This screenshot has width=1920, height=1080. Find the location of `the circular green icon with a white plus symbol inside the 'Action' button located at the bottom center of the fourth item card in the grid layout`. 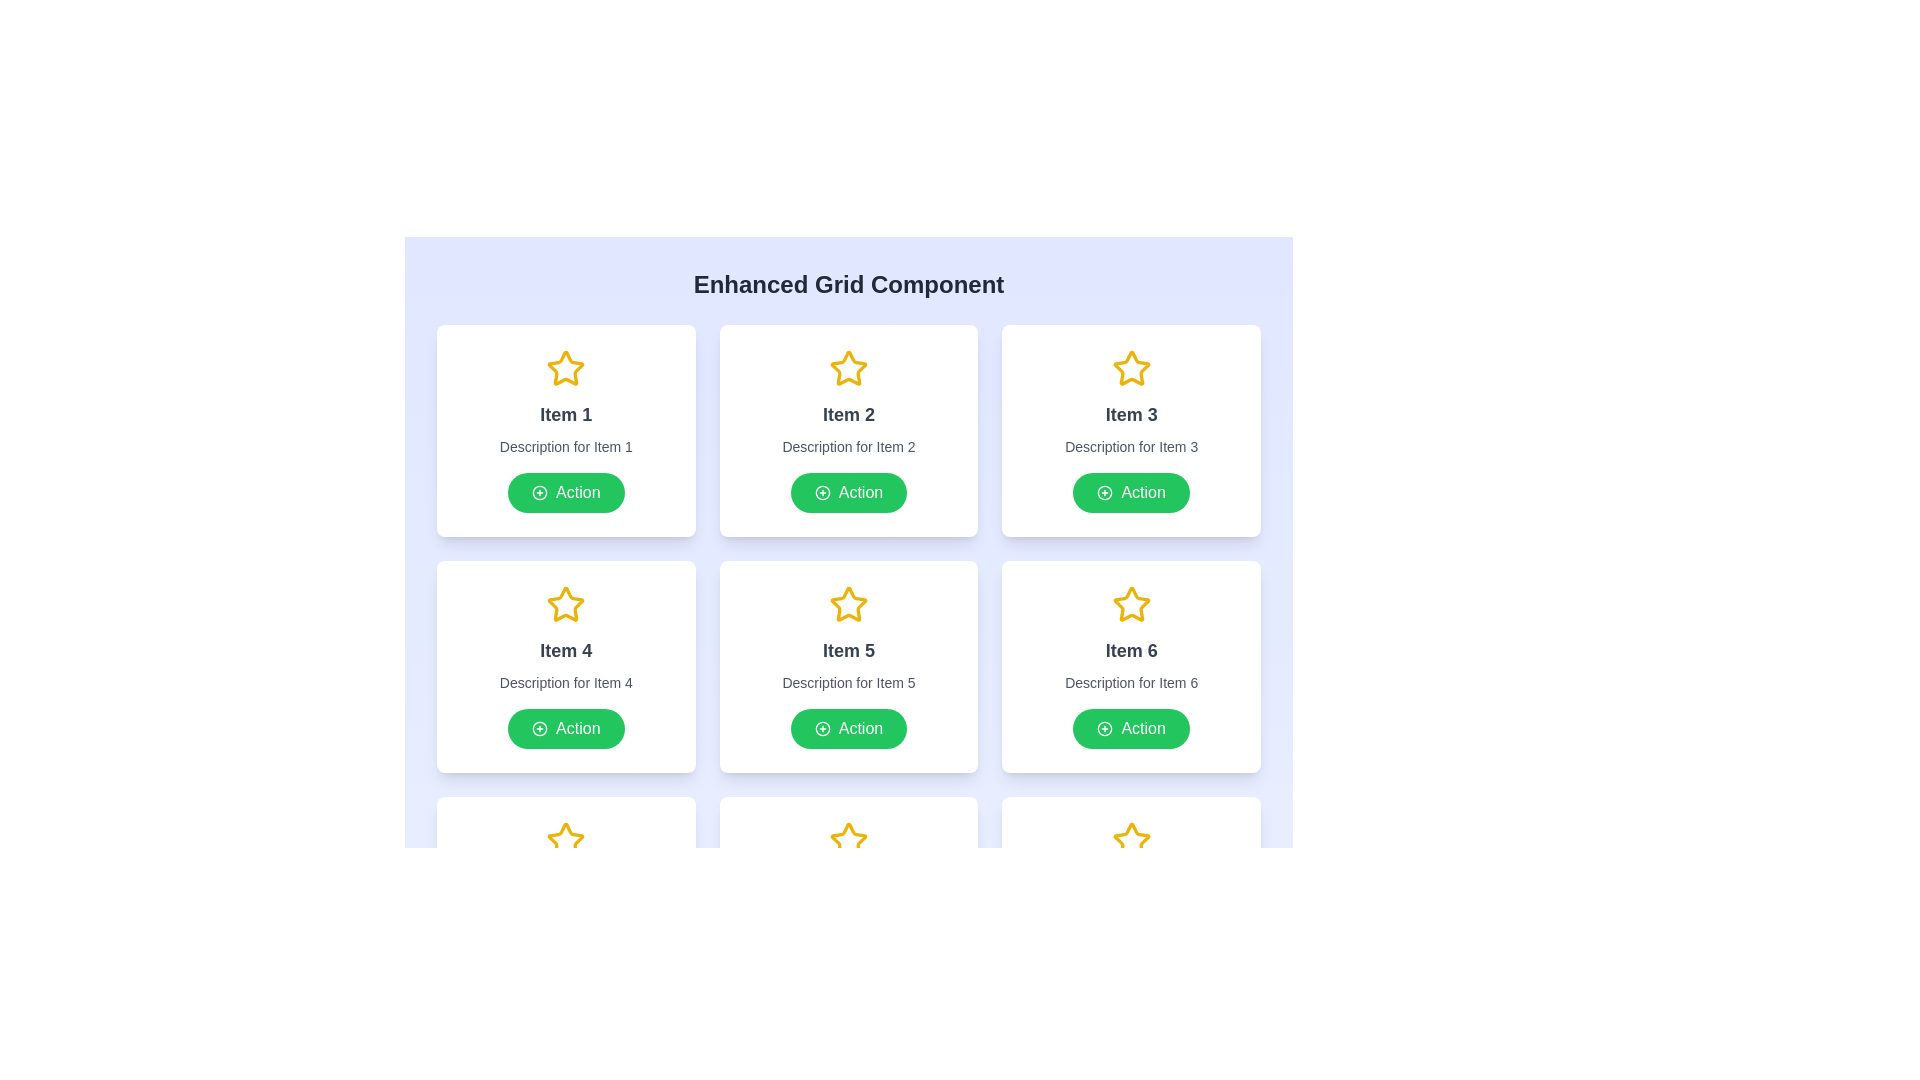

the circular green icon with a white plus symbol inside the 'Action' button located at the bottom center of the fourth item card in the grid layout is located at coordinates (540, 729).